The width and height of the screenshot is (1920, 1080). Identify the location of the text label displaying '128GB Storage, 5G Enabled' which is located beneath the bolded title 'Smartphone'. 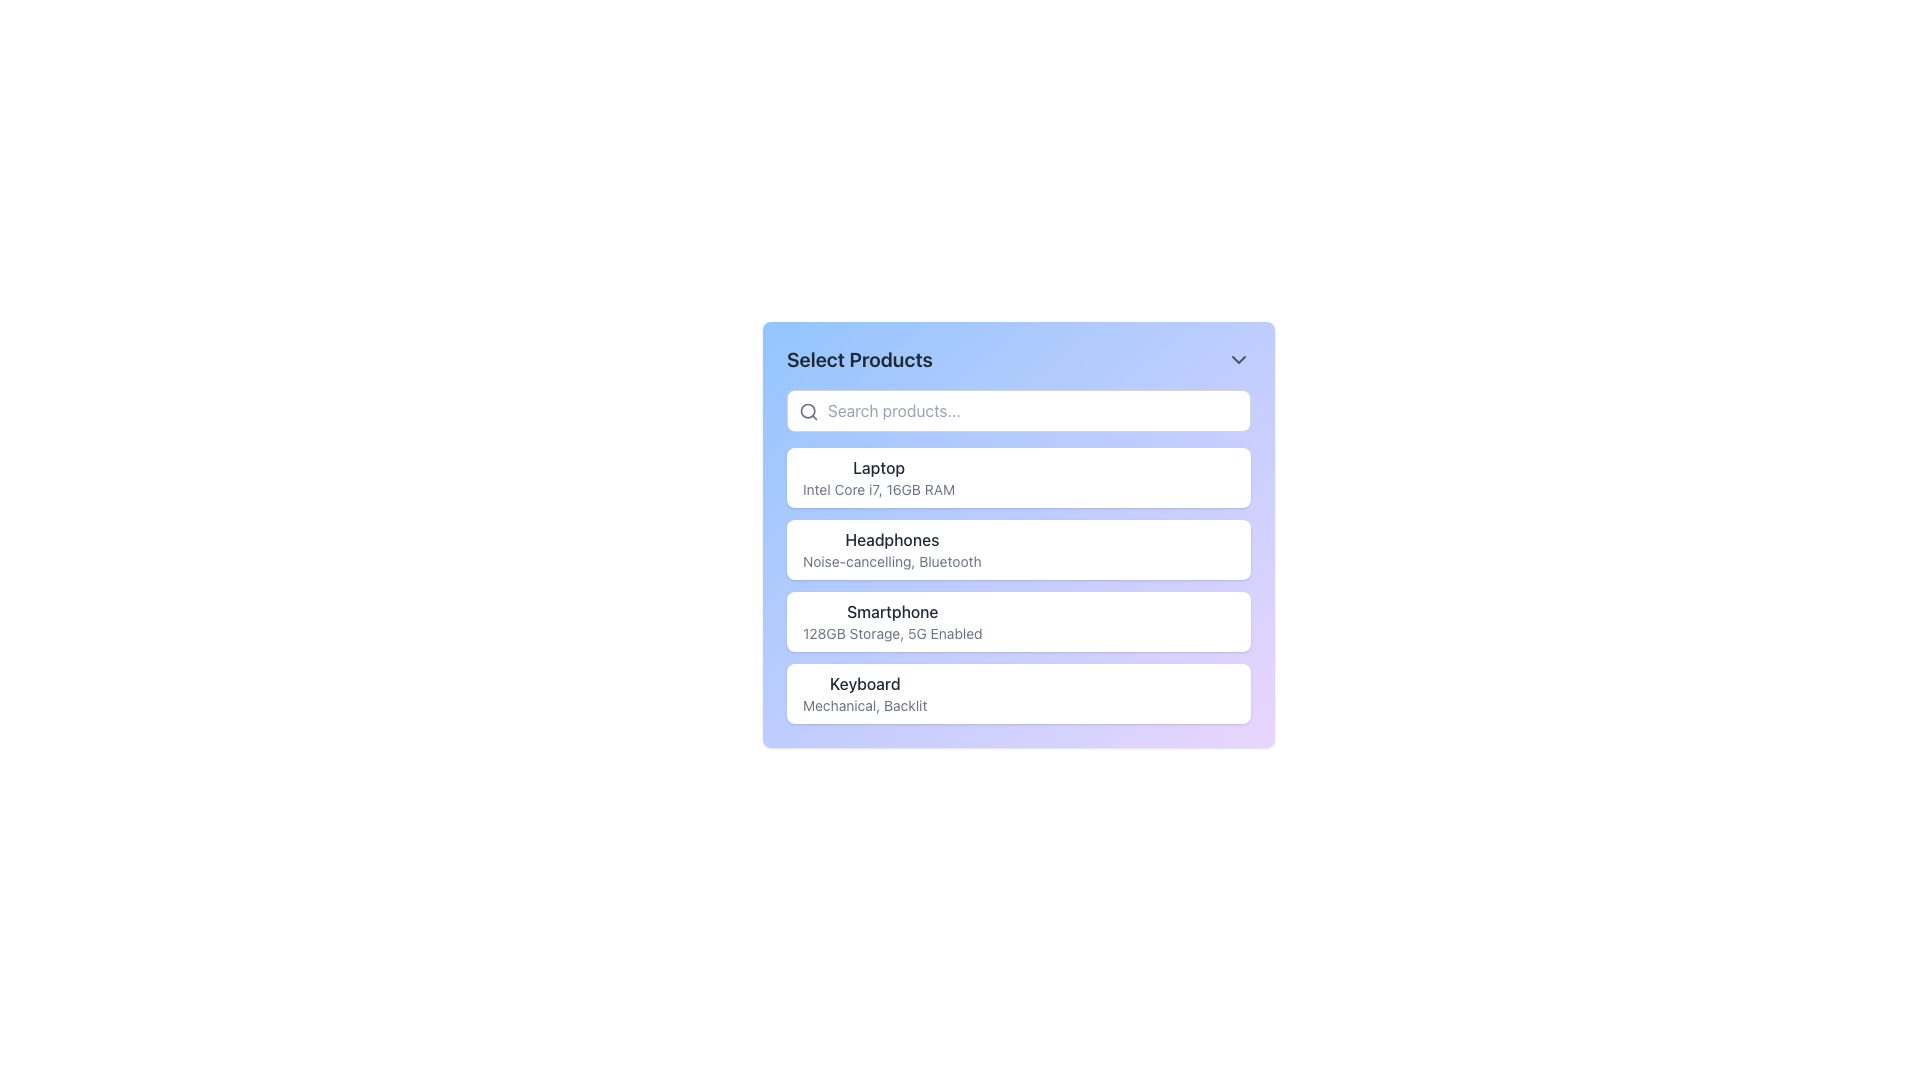
(891, 633).